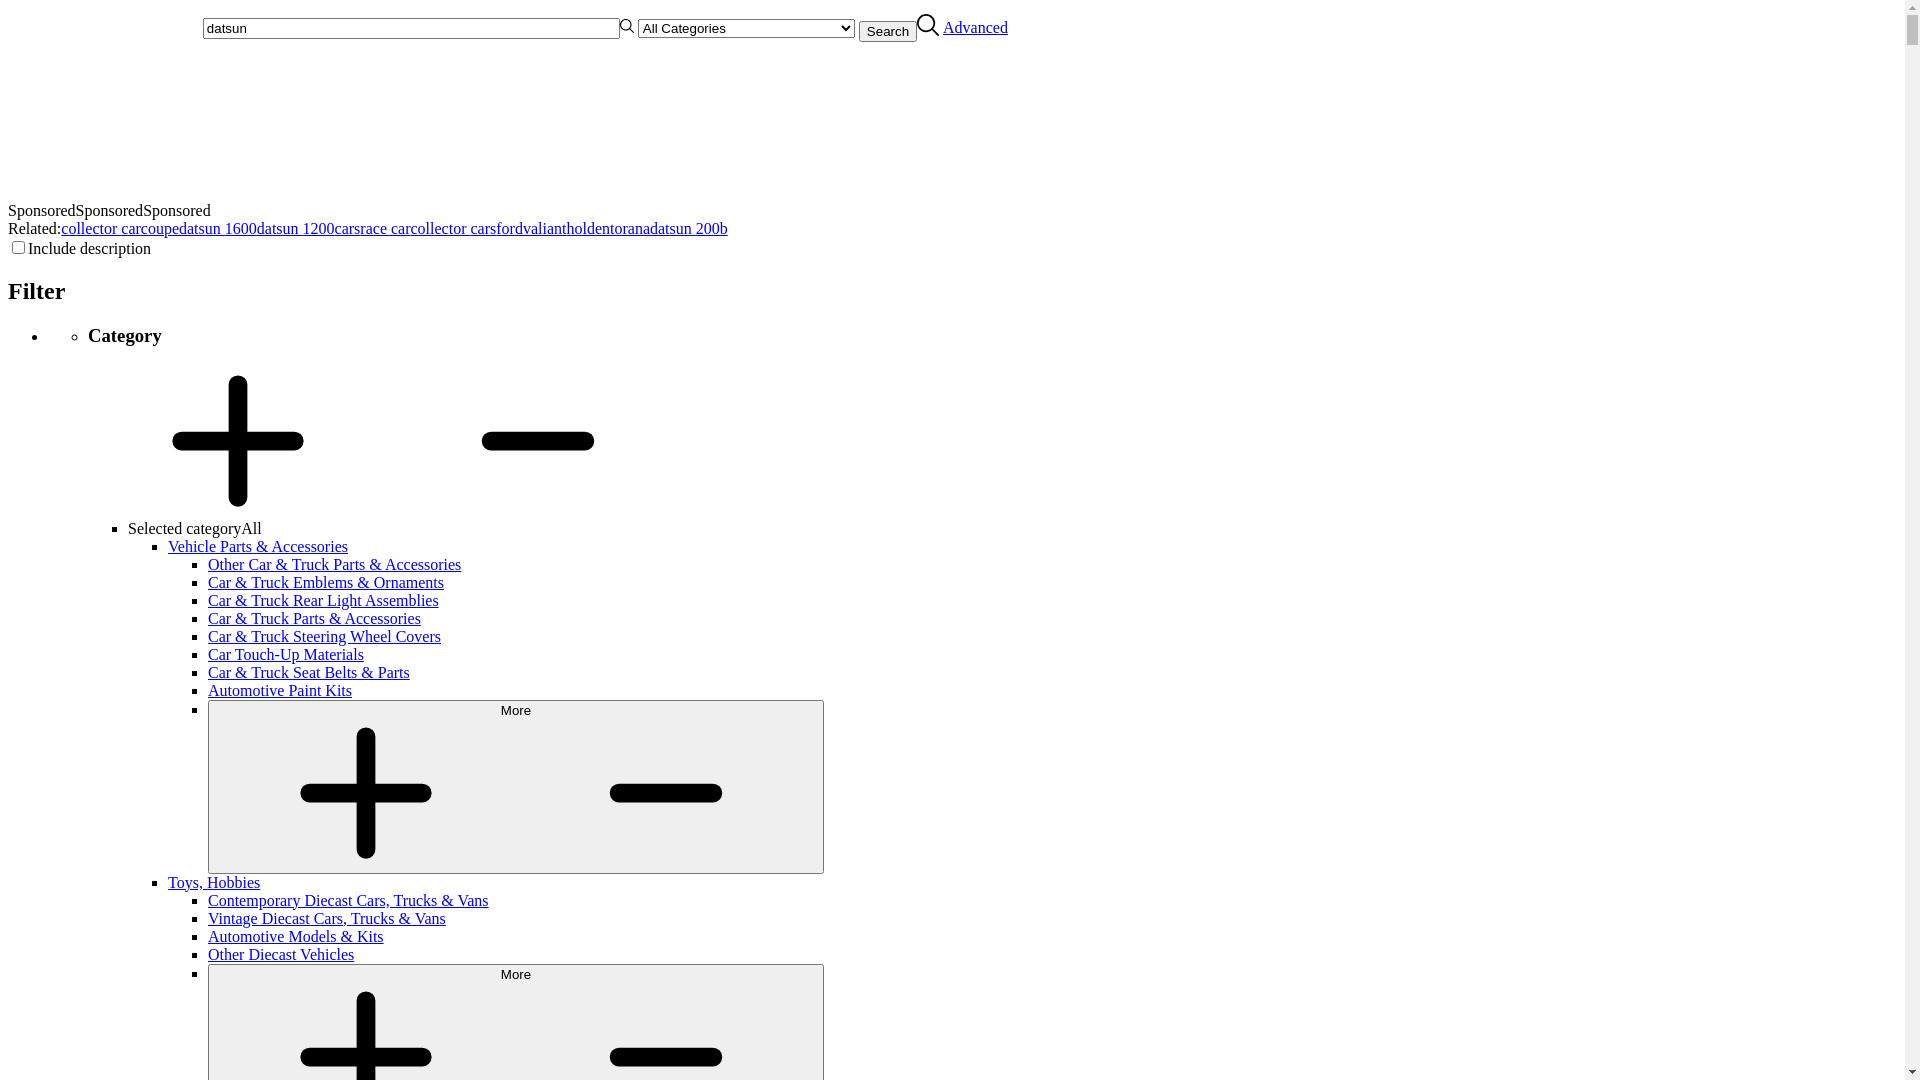 This screenshot has height=1080, width=1920. What do you see at coordinates (214, 881) in the screenshot?
I see `'Toys, Hobbies'` at bounding box center [214, 881].